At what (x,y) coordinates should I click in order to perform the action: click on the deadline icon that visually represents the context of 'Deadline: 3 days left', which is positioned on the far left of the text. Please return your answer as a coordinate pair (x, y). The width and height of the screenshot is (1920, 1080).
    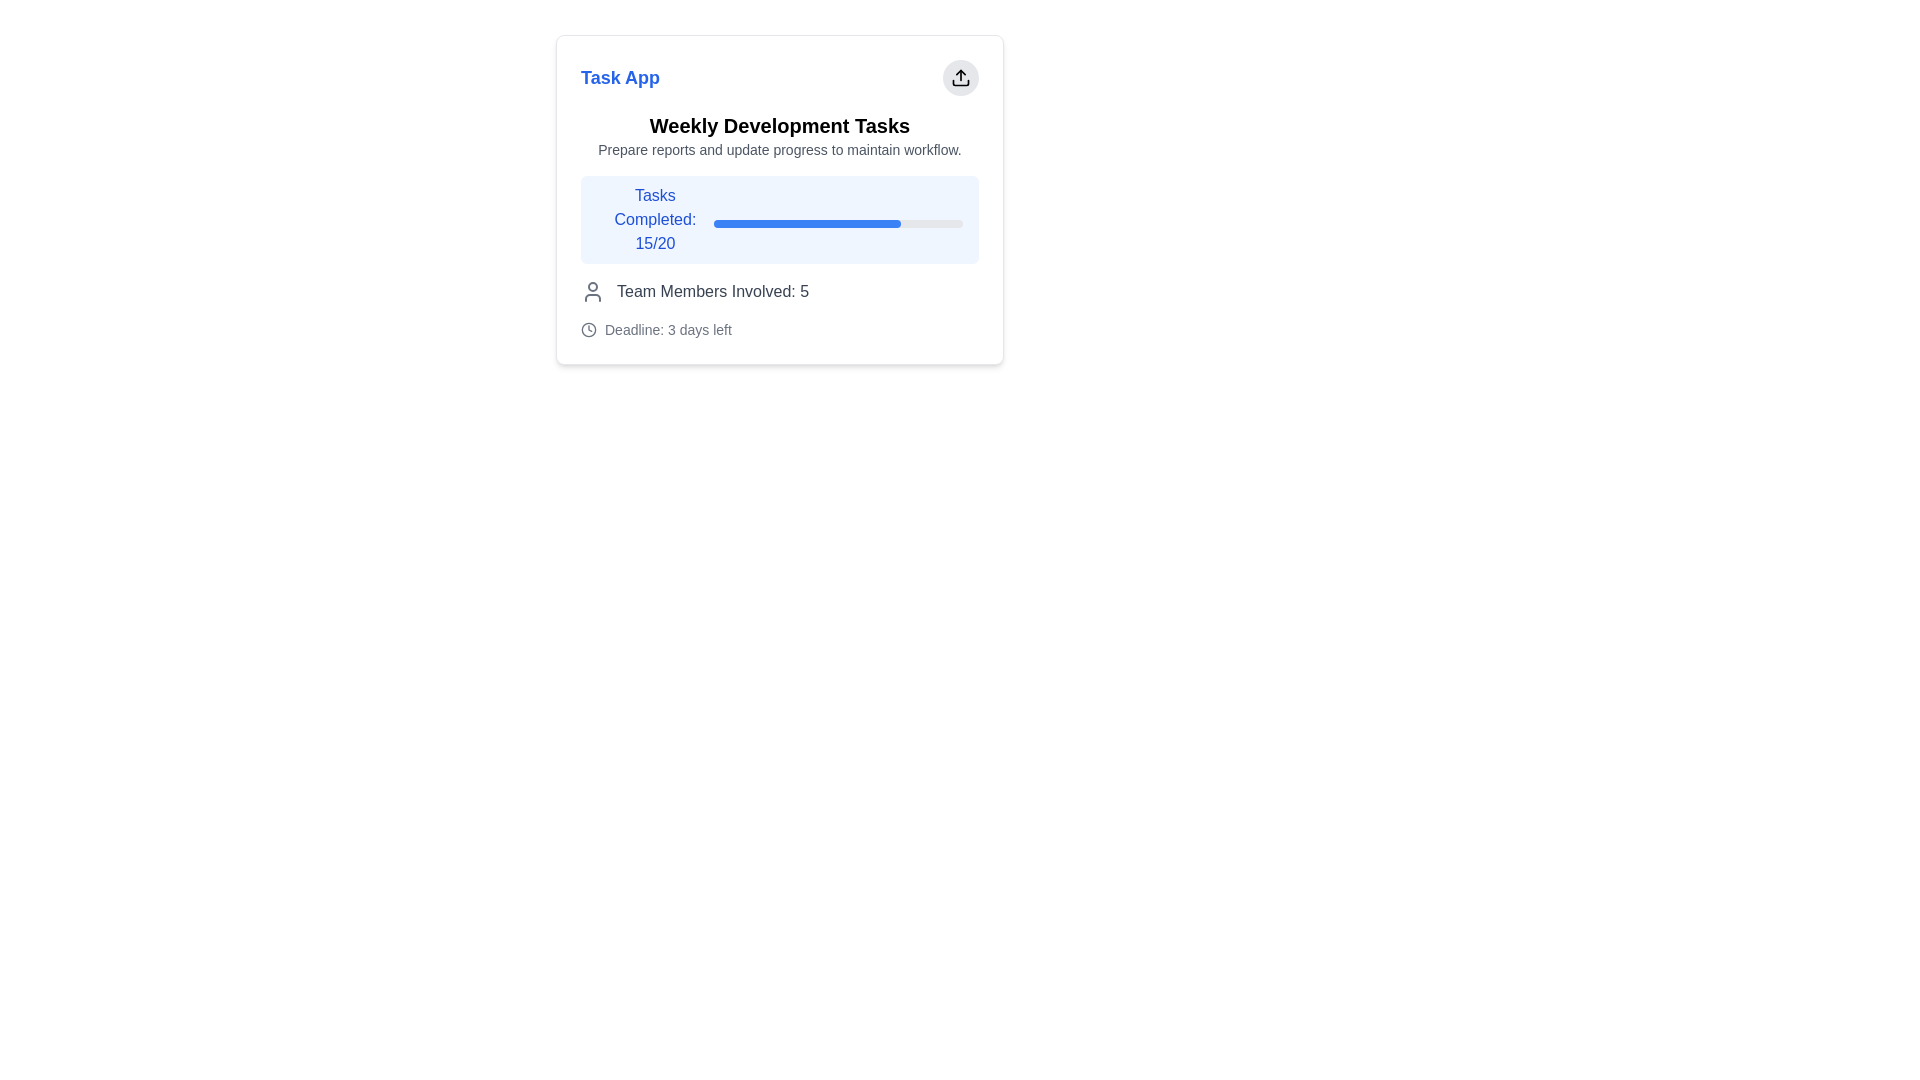
    Looking at the image, I should click on (588, 329).